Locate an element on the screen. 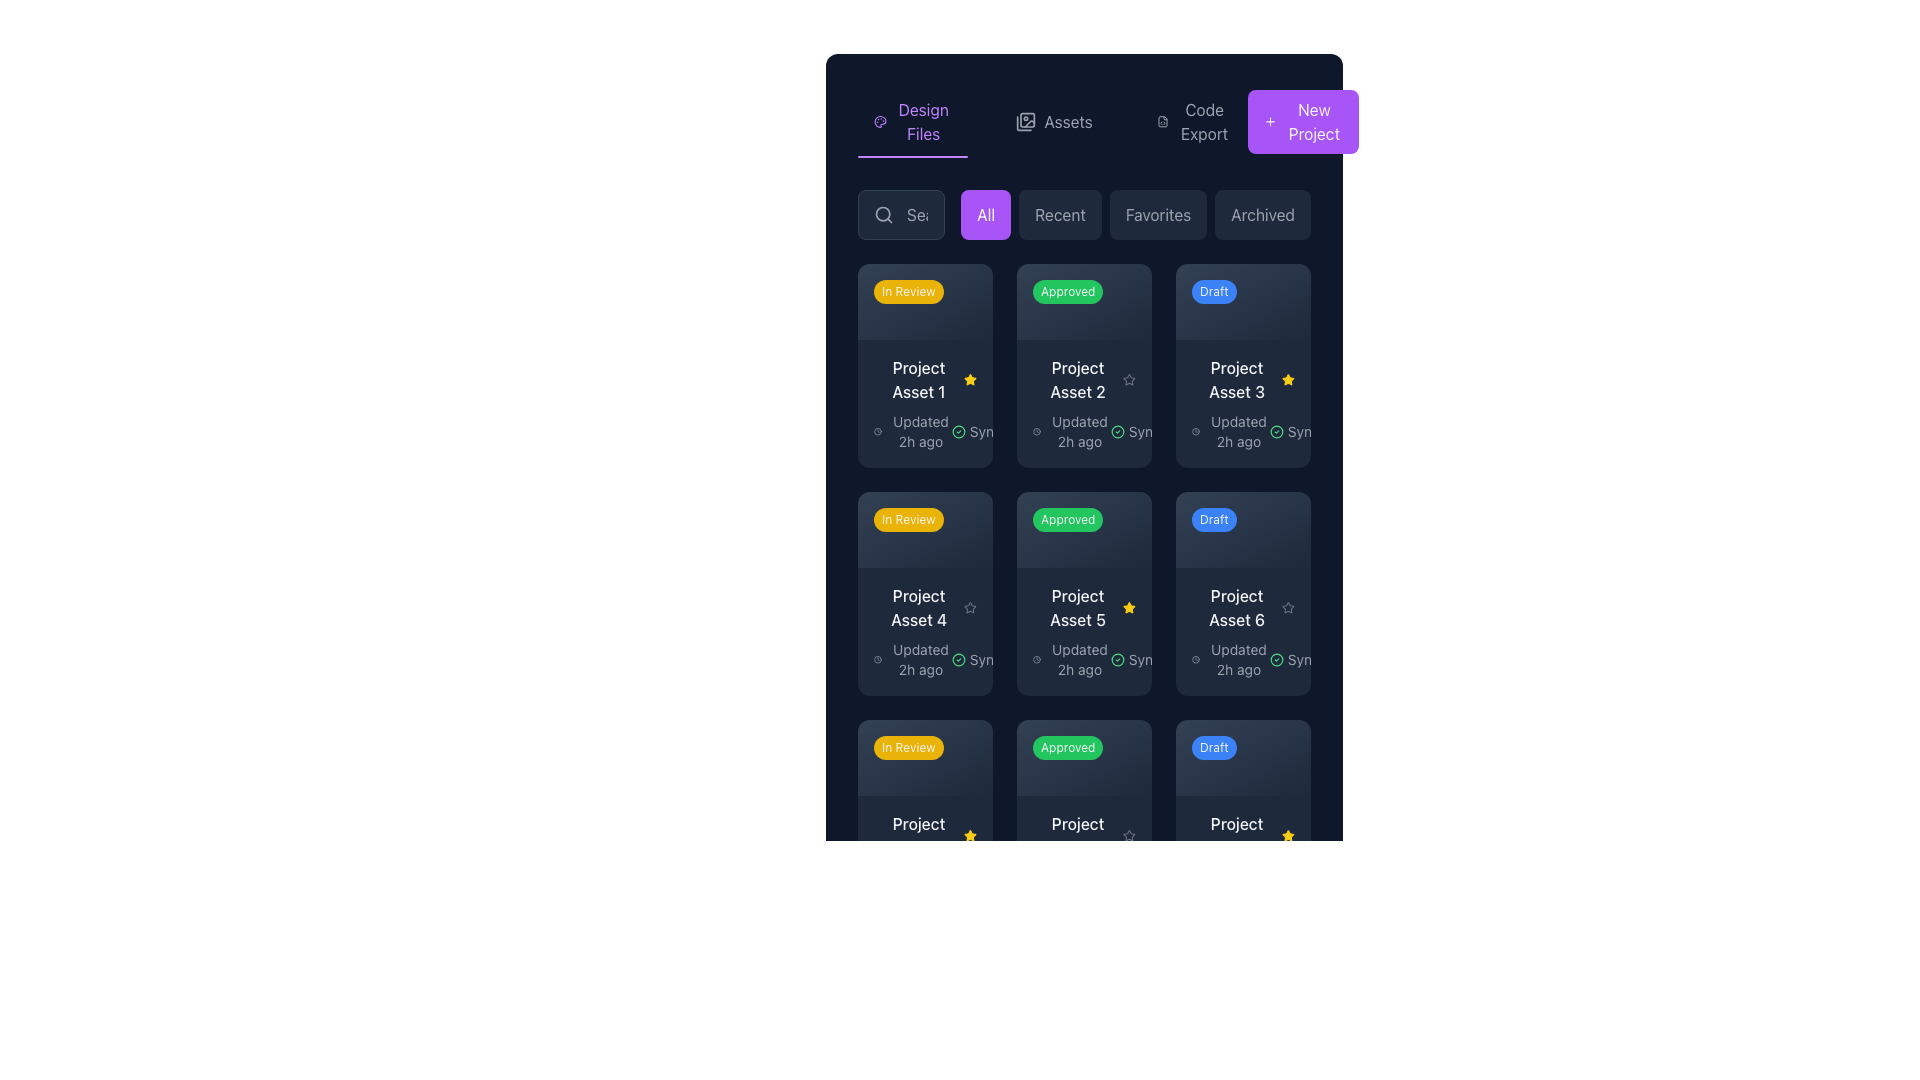  the monochromatic line art icon resembling layered images located inside the 'Assets' menu item in the navigation bar is located at coordinates (1026, 122).